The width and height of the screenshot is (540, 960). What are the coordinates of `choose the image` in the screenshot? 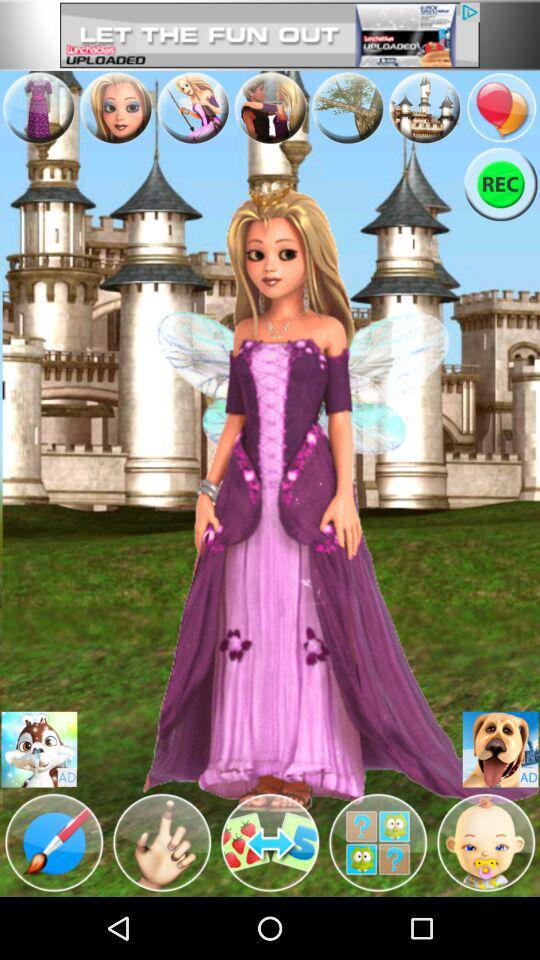 It's located at (346, 108).